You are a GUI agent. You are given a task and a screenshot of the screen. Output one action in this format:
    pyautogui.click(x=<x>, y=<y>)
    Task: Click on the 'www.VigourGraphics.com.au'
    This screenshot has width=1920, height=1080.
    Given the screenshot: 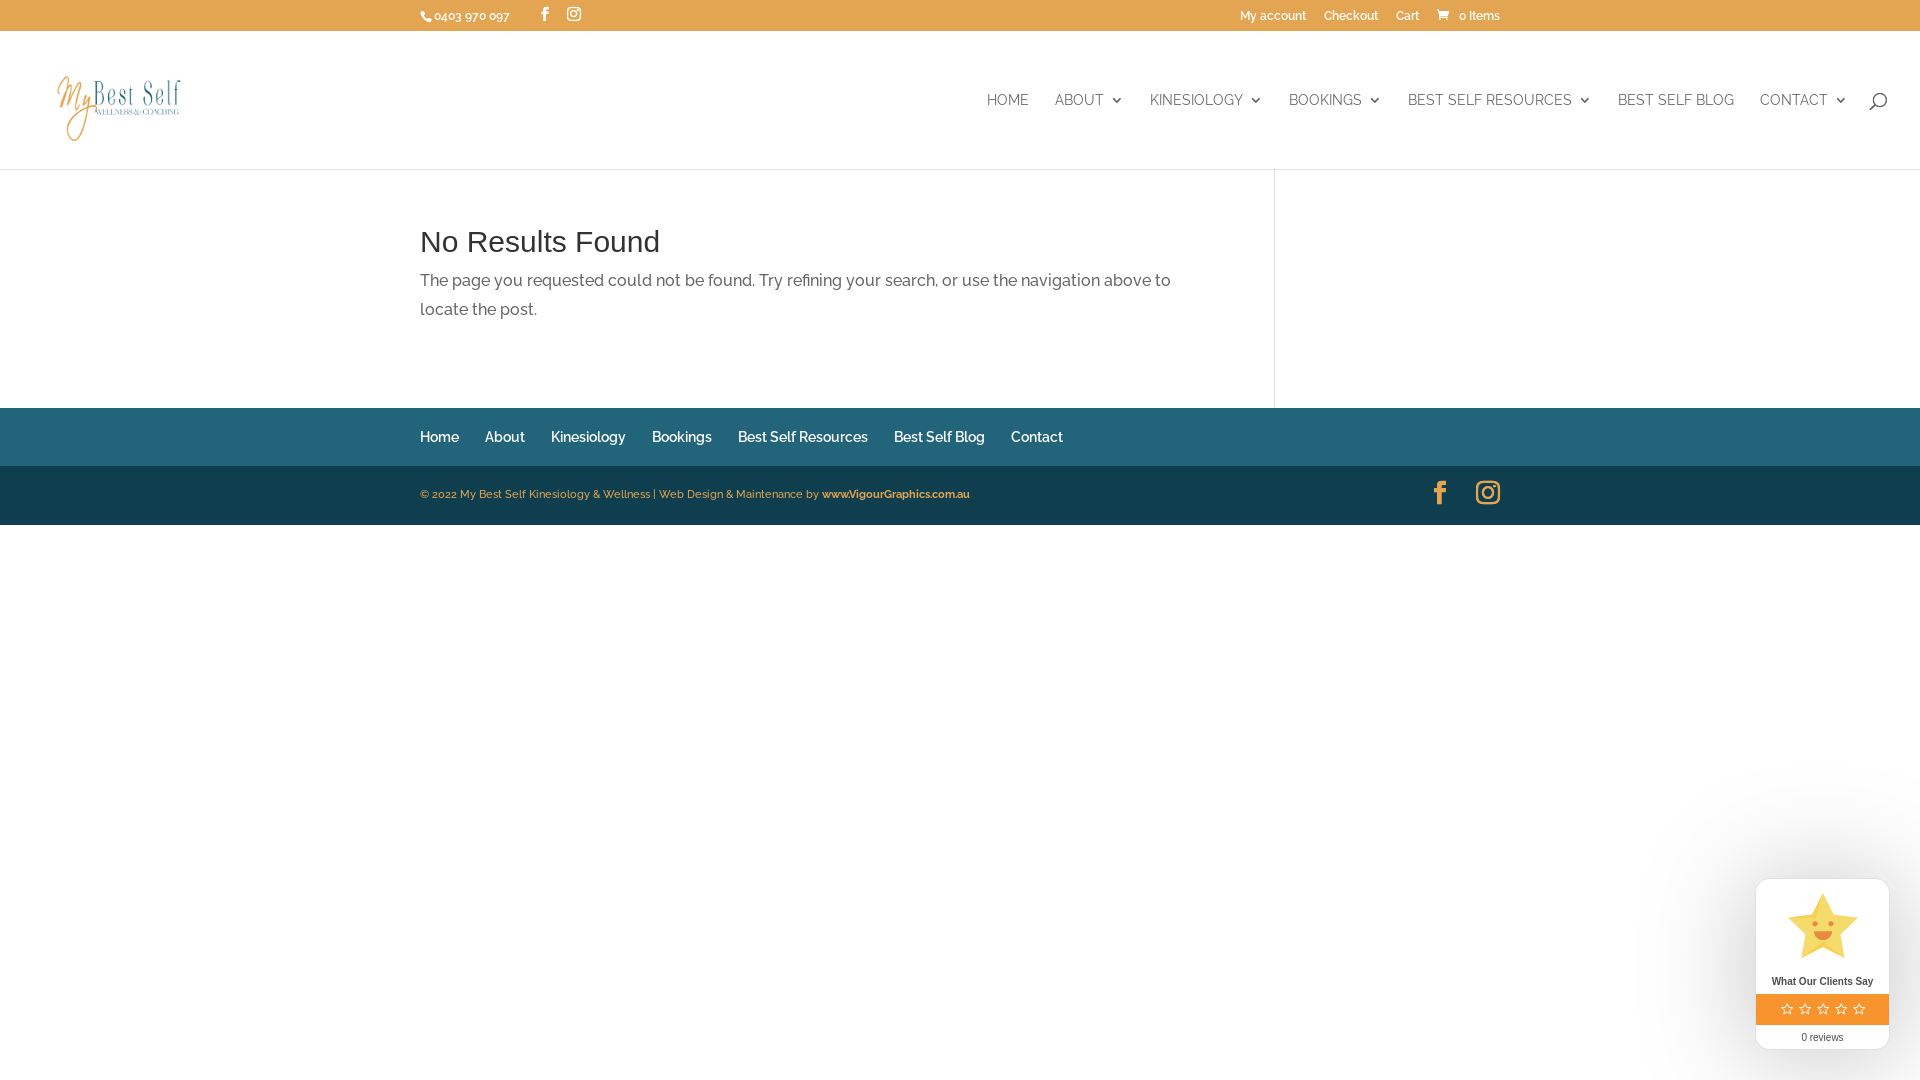 What is the action you would take?
    pyautogui.click(x=821, y=494)
    